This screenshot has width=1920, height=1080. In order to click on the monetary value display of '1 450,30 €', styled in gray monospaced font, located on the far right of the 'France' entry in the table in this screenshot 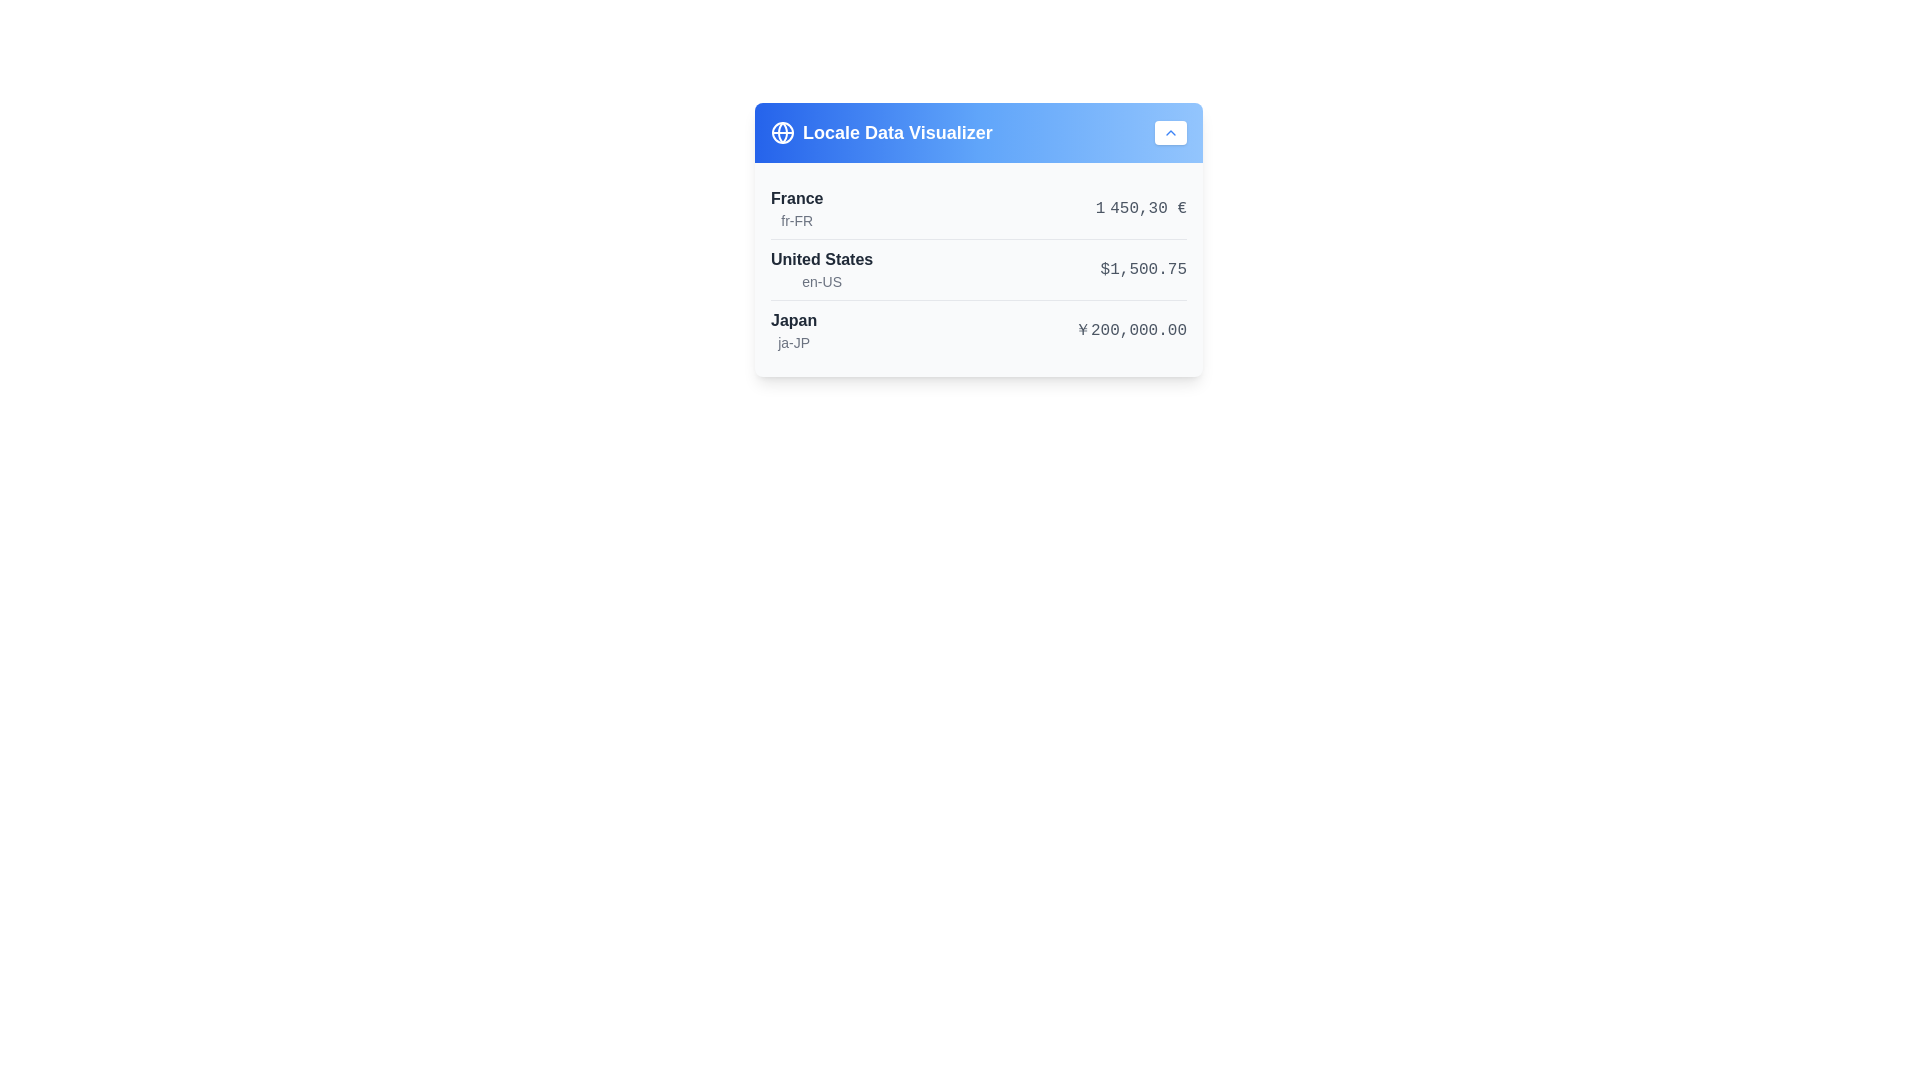, I will do `click(1141, 208)`.